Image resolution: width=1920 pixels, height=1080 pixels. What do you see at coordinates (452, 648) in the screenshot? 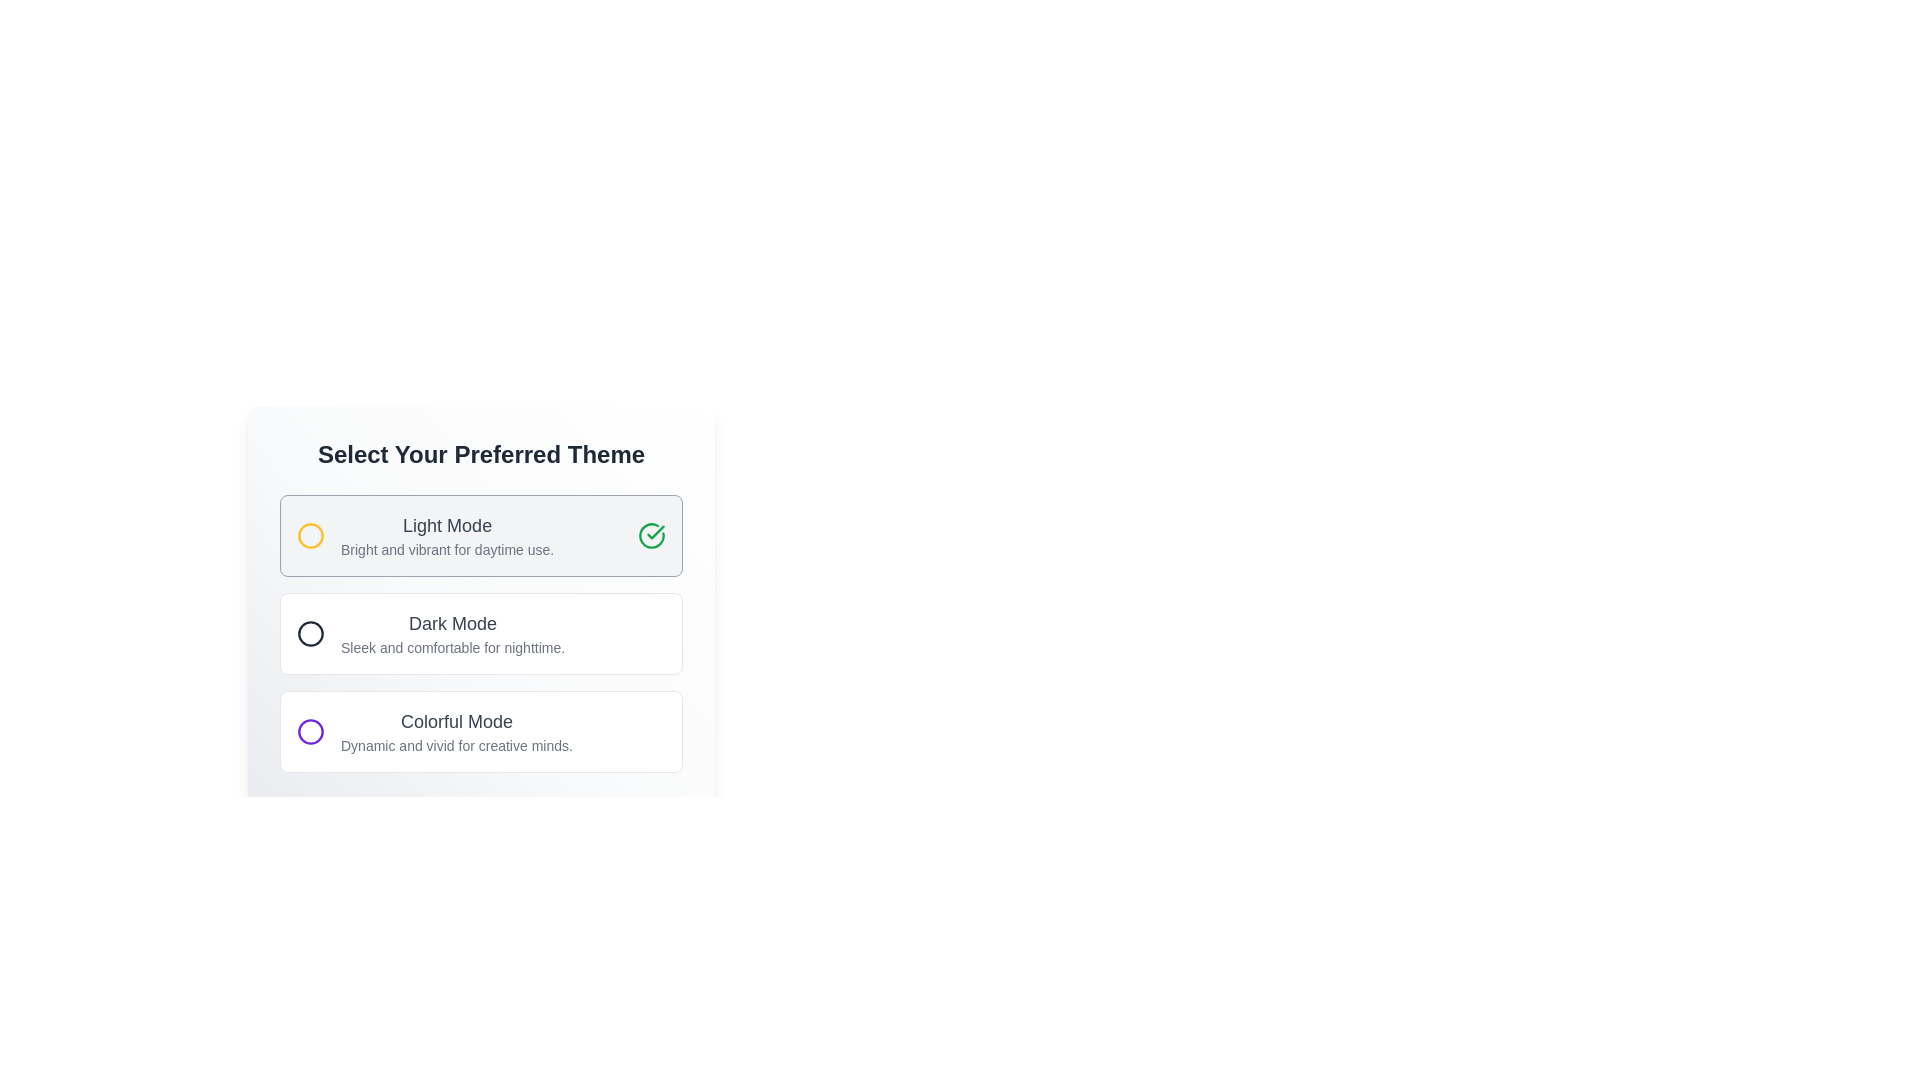
I see `the text label stating 'Sleek and comfortable for nighttime.' located under the 'Dark Mode' title` at bounding box center [452, 648].